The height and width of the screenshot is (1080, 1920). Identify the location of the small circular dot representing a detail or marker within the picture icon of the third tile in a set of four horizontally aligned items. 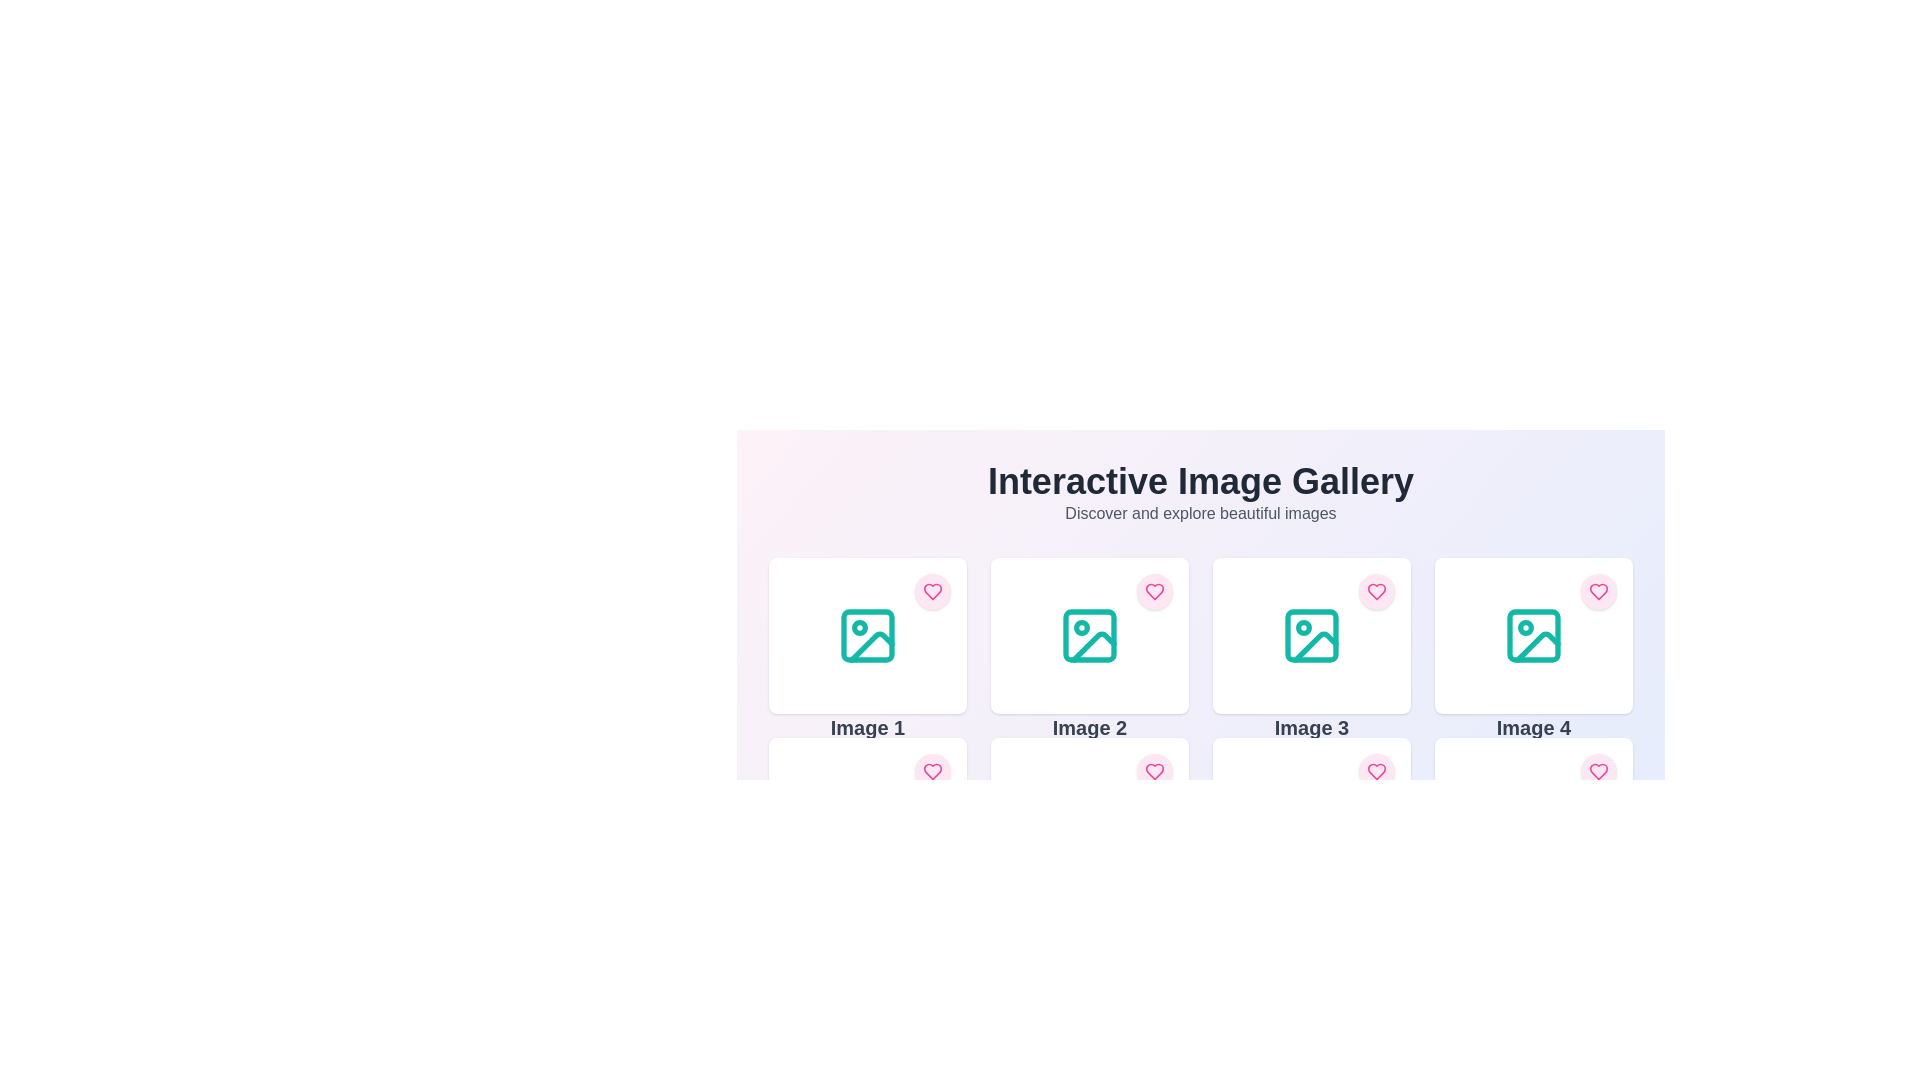
(1304, 627).